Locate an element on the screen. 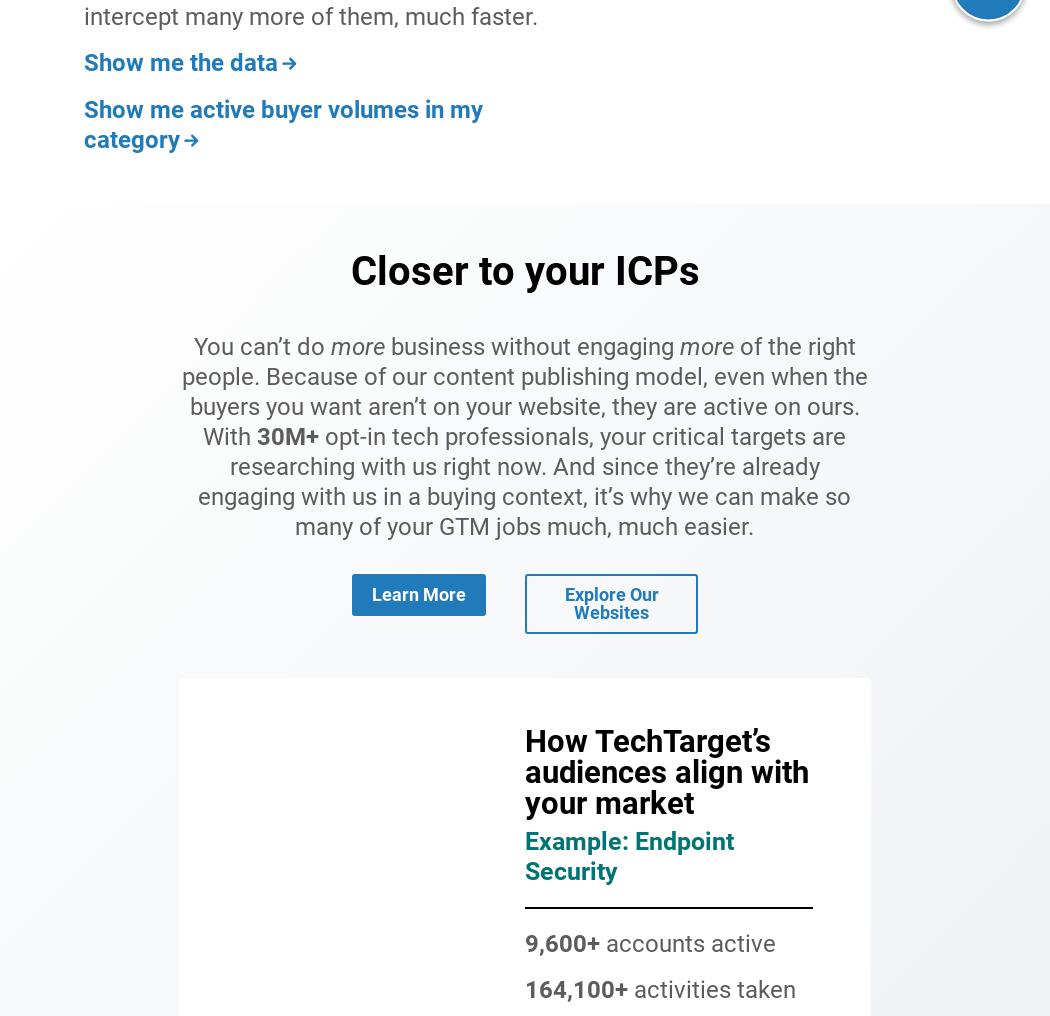 The image size is (1050, 1016). 'Closer to your ICPs' is located at coordinates (523, 269).